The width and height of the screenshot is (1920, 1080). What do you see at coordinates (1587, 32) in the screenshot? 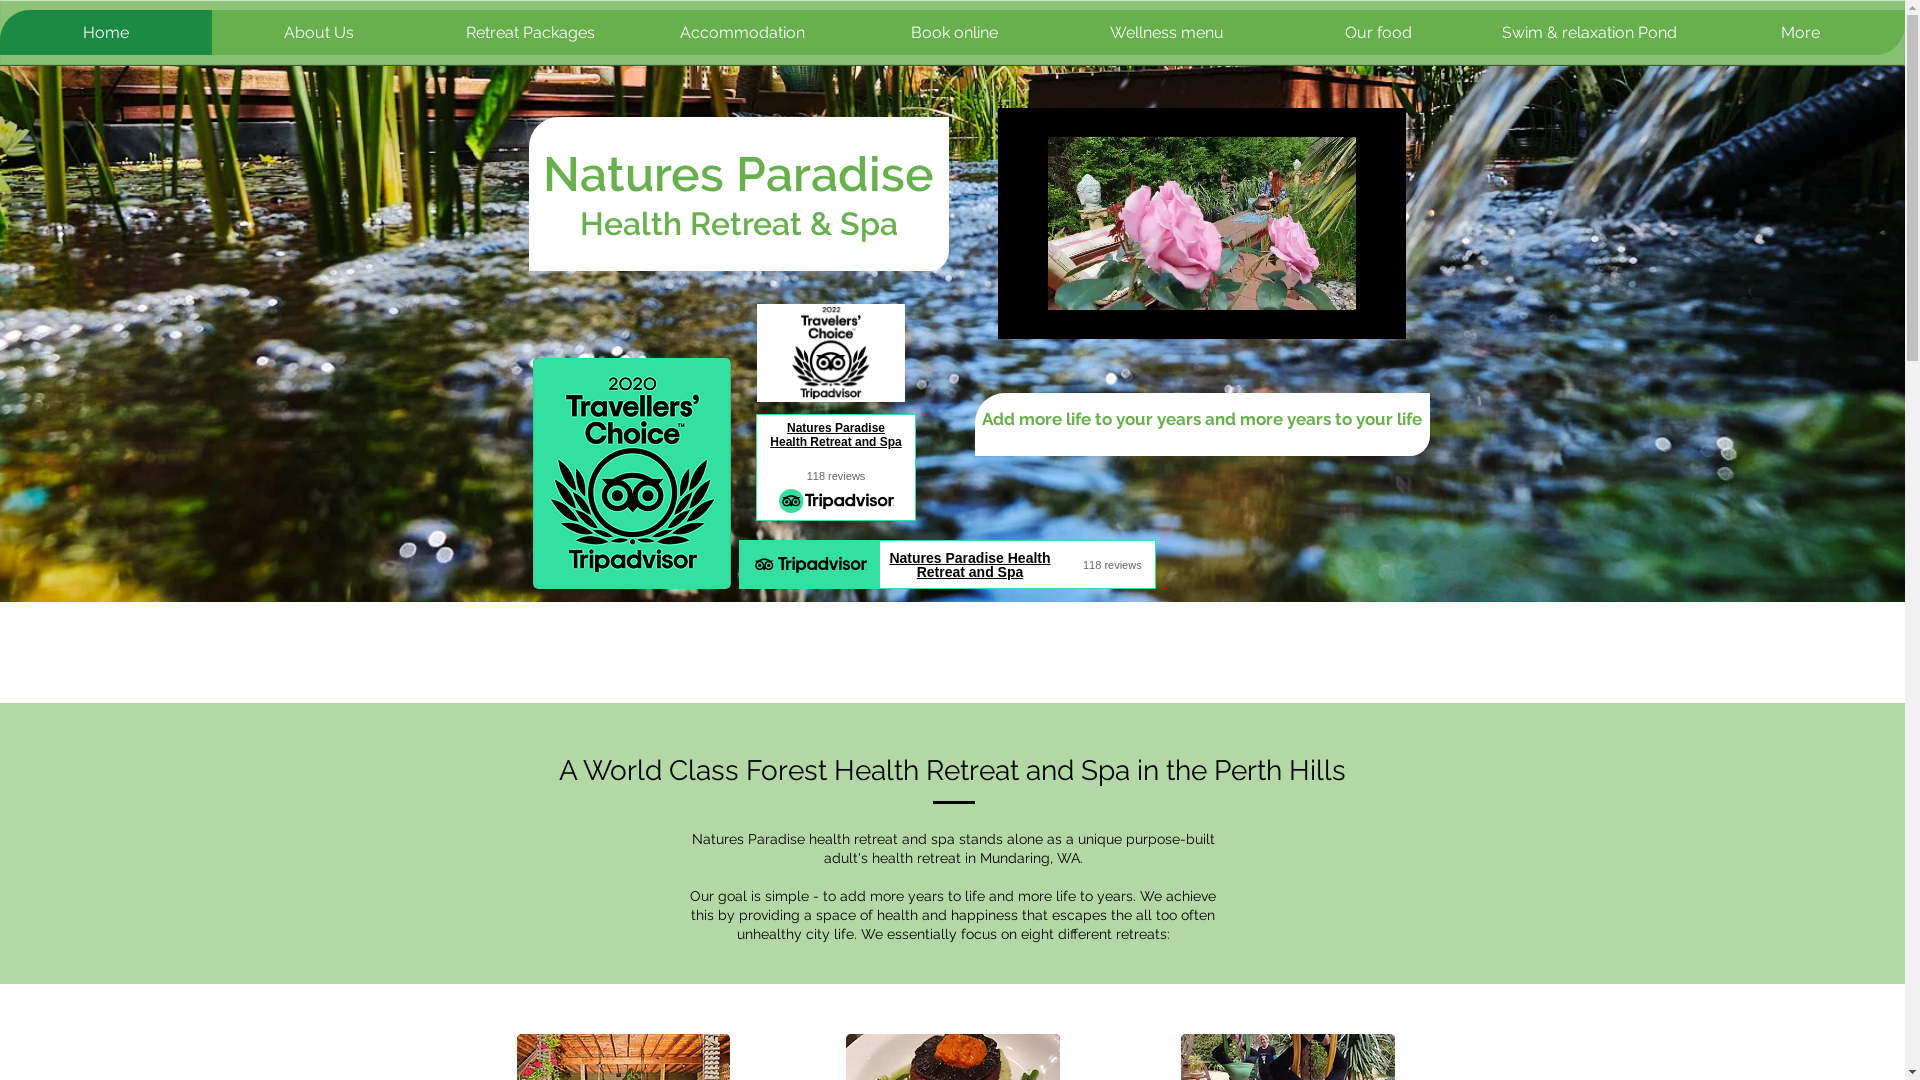
I see `'Swim & relaxation Pond'` at bounding box center [1587, 32].